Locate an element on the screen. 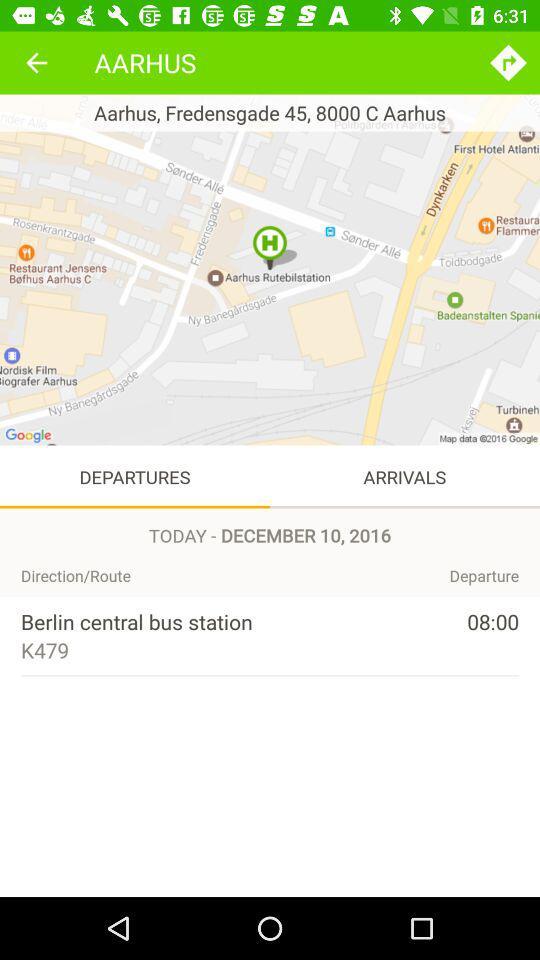  the icon to the left of aarhus item is located at coordinates (36, 62).